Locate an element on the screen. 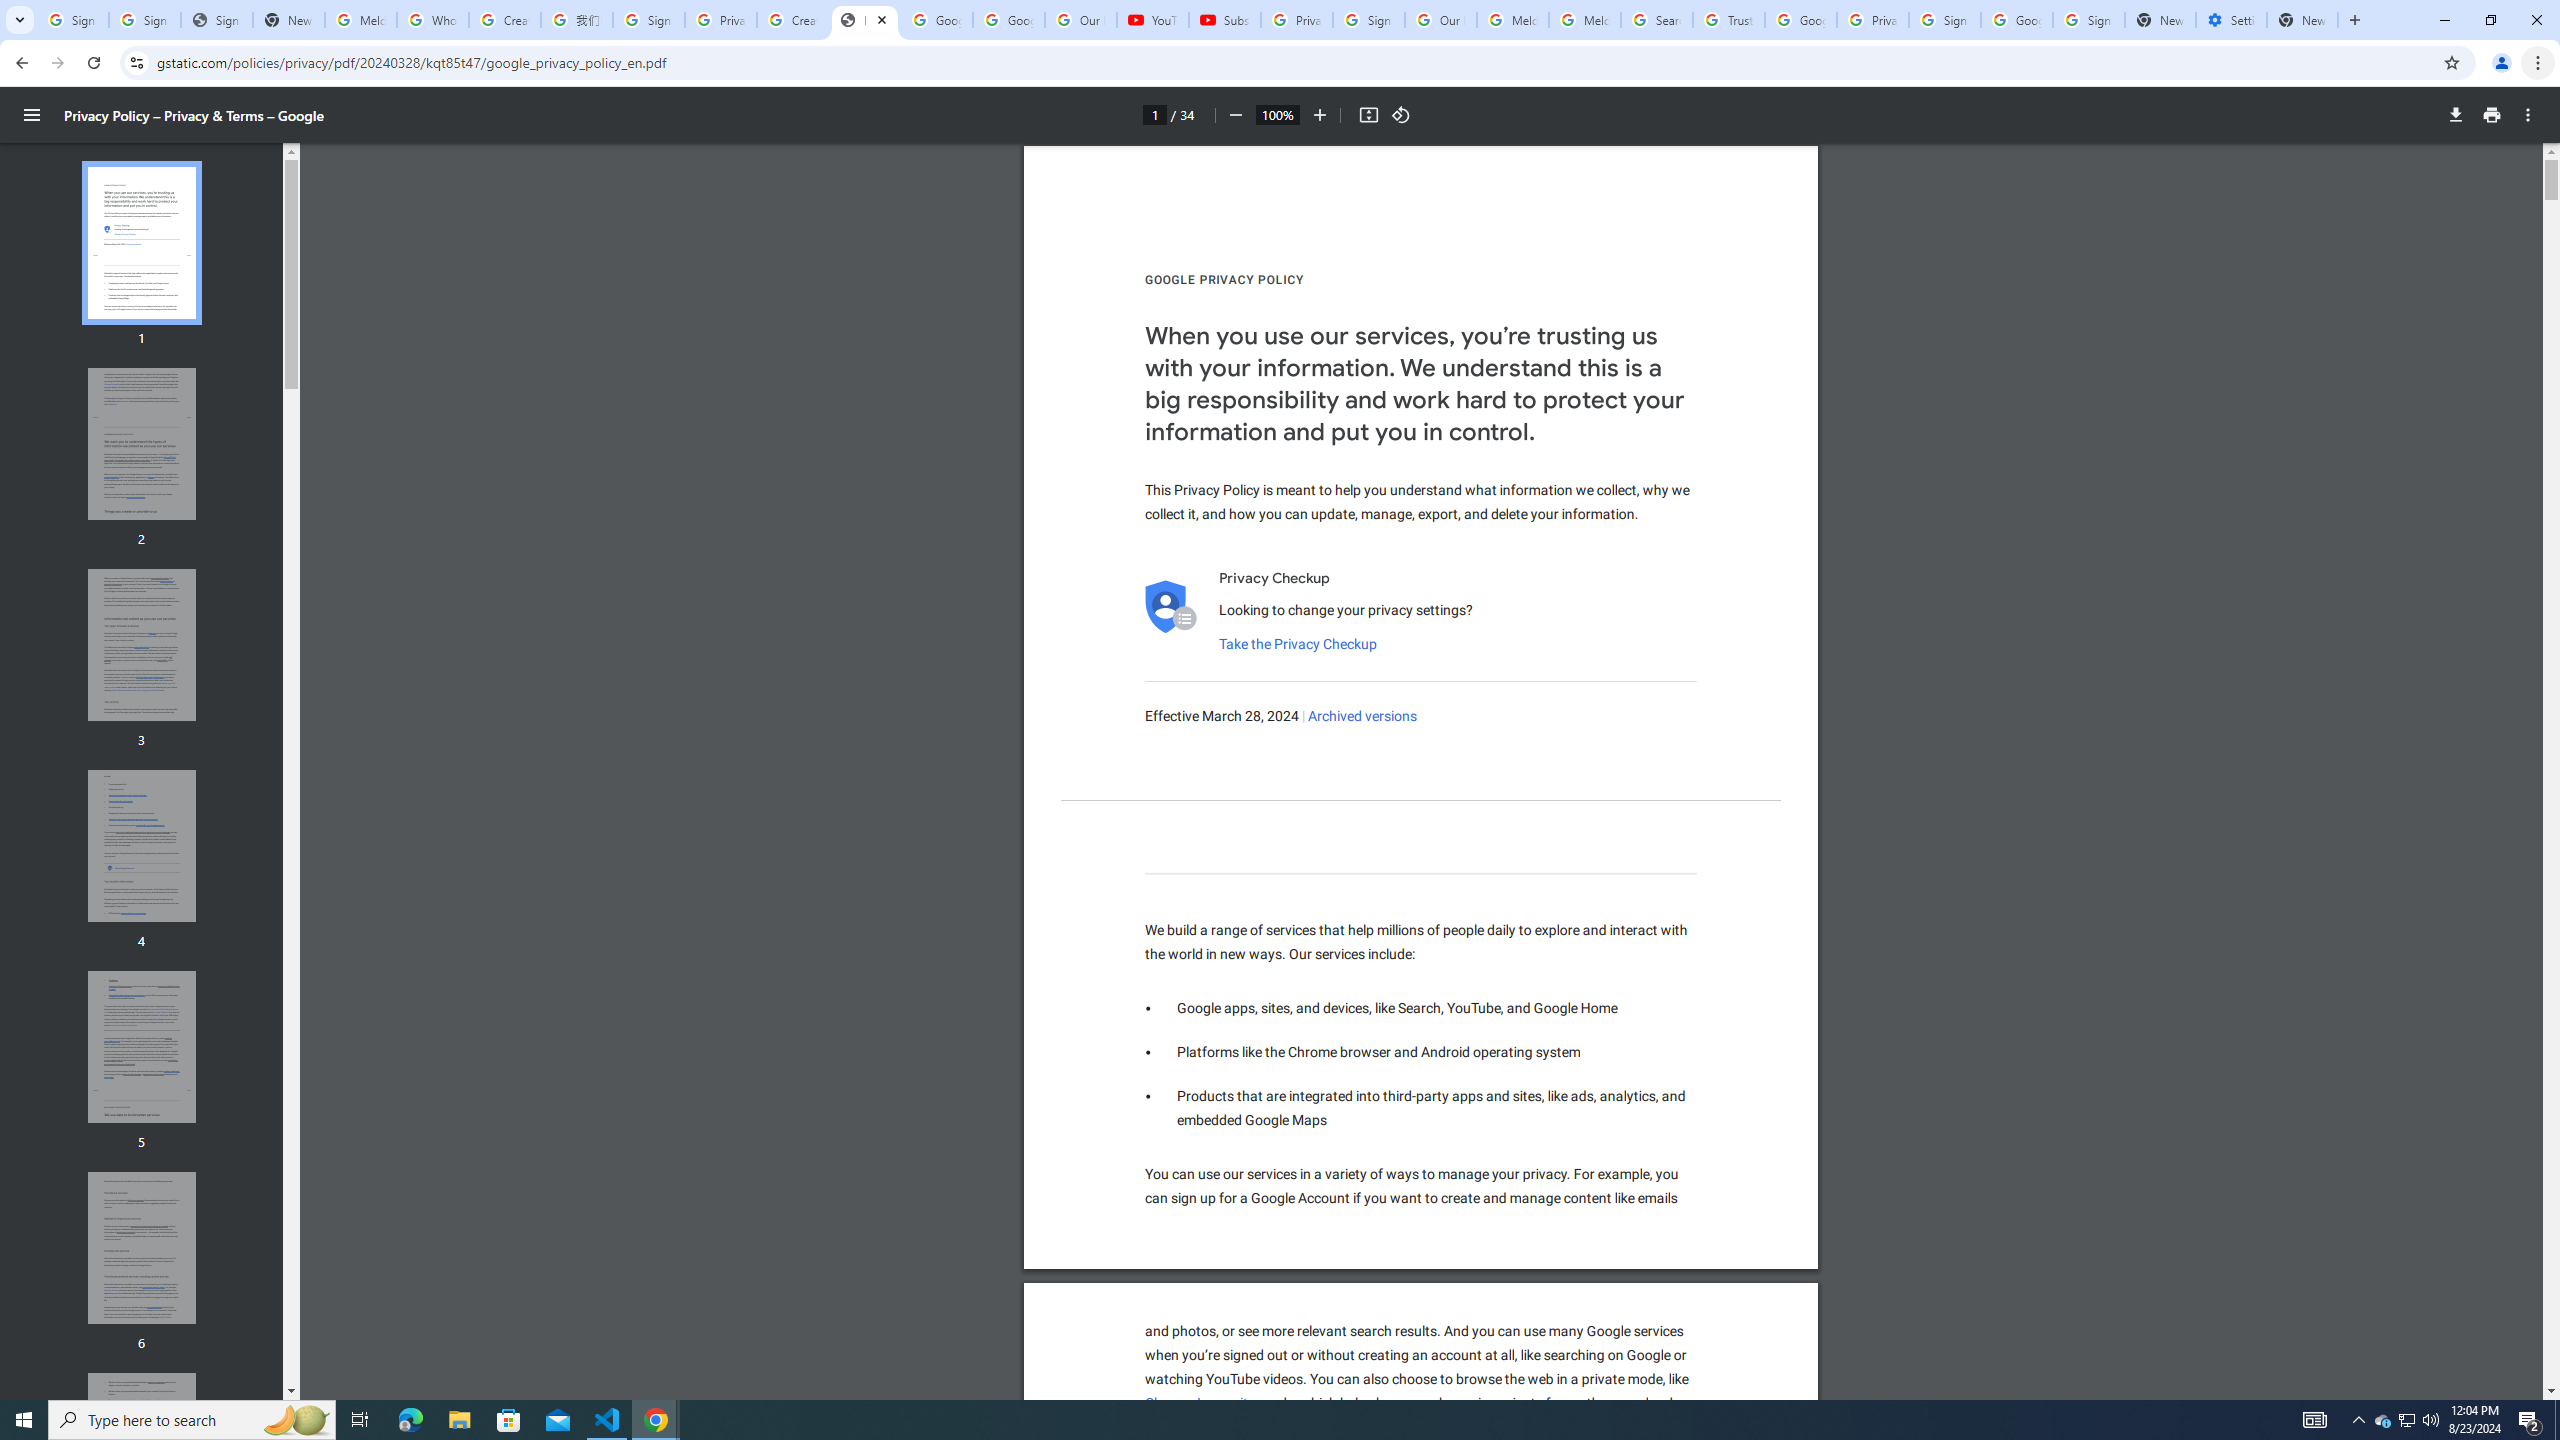  'Page number' is located at coordinates (1153, 114).